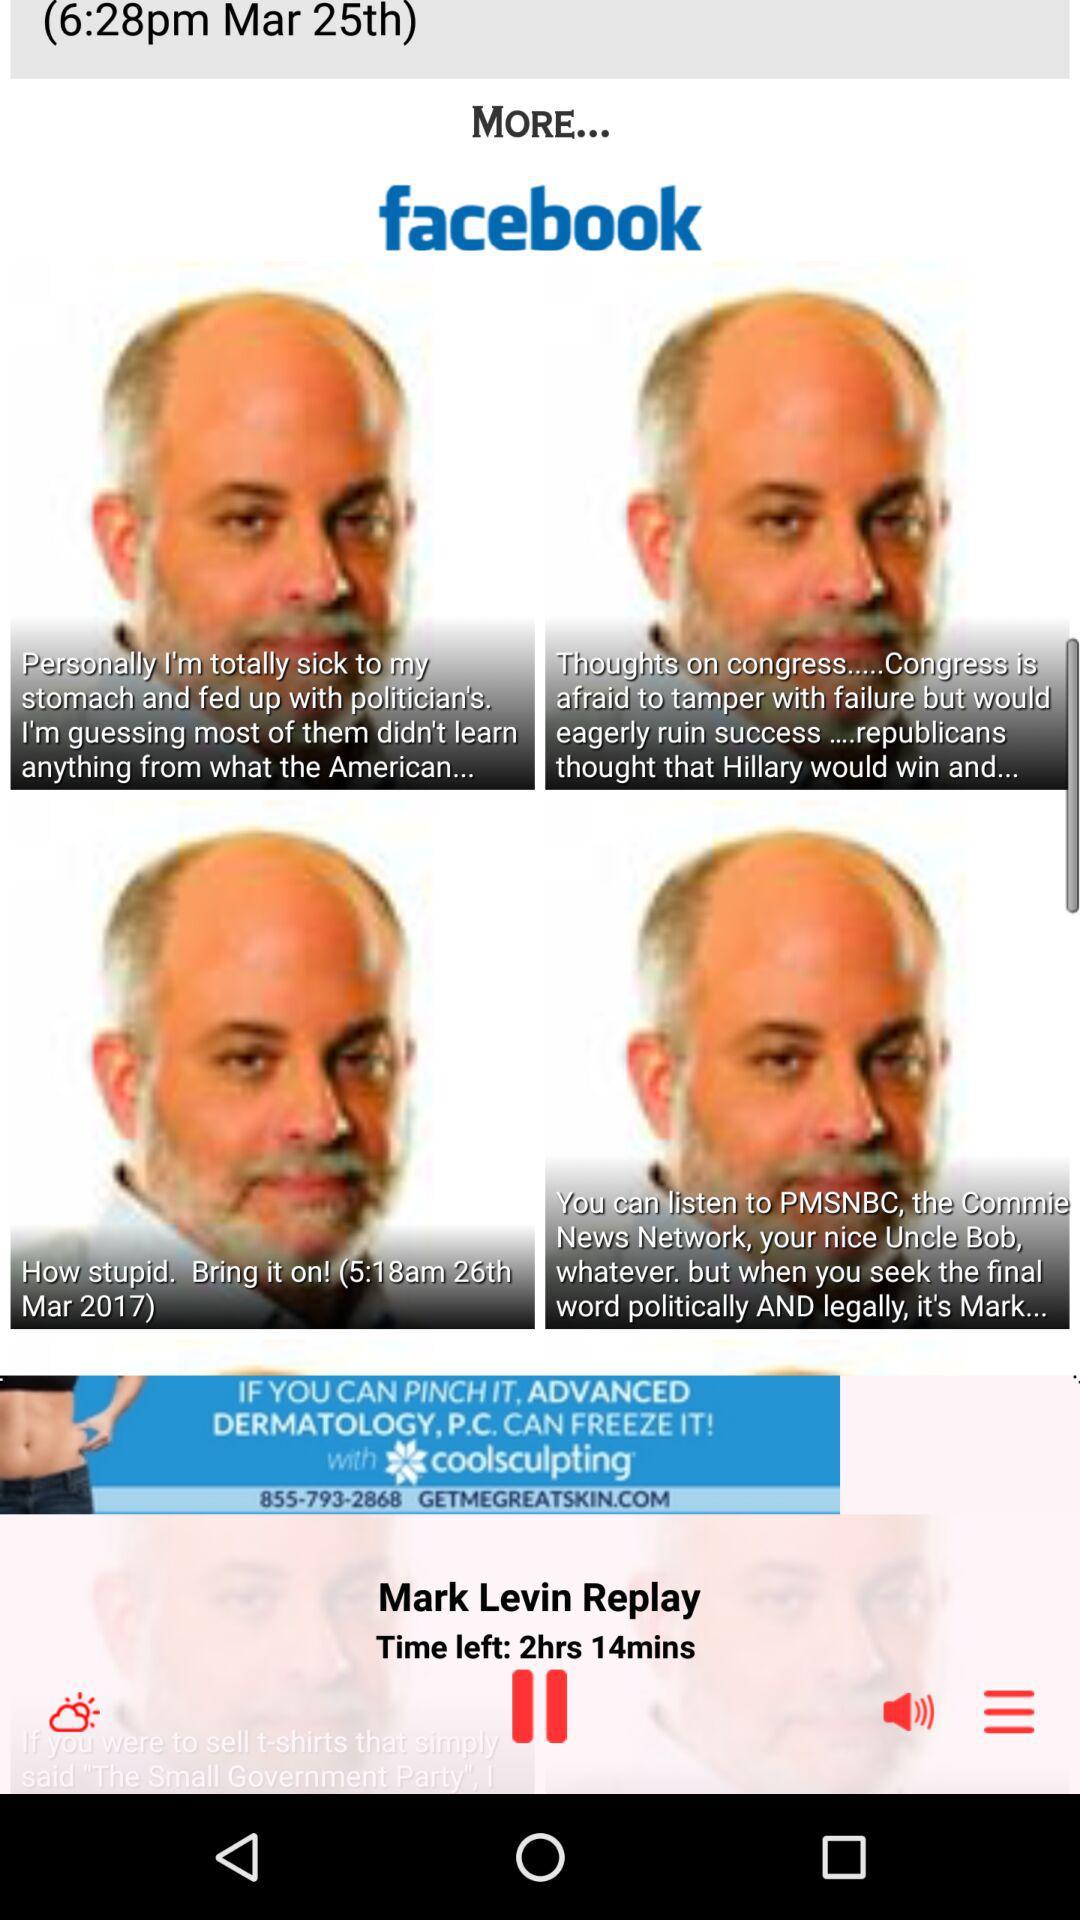 This screenshot has width=1080, height=1920. What do you see at coordinates (538, 1826) in the screenshot?
I see `the pause icon` at bounding box center [538, 1826].